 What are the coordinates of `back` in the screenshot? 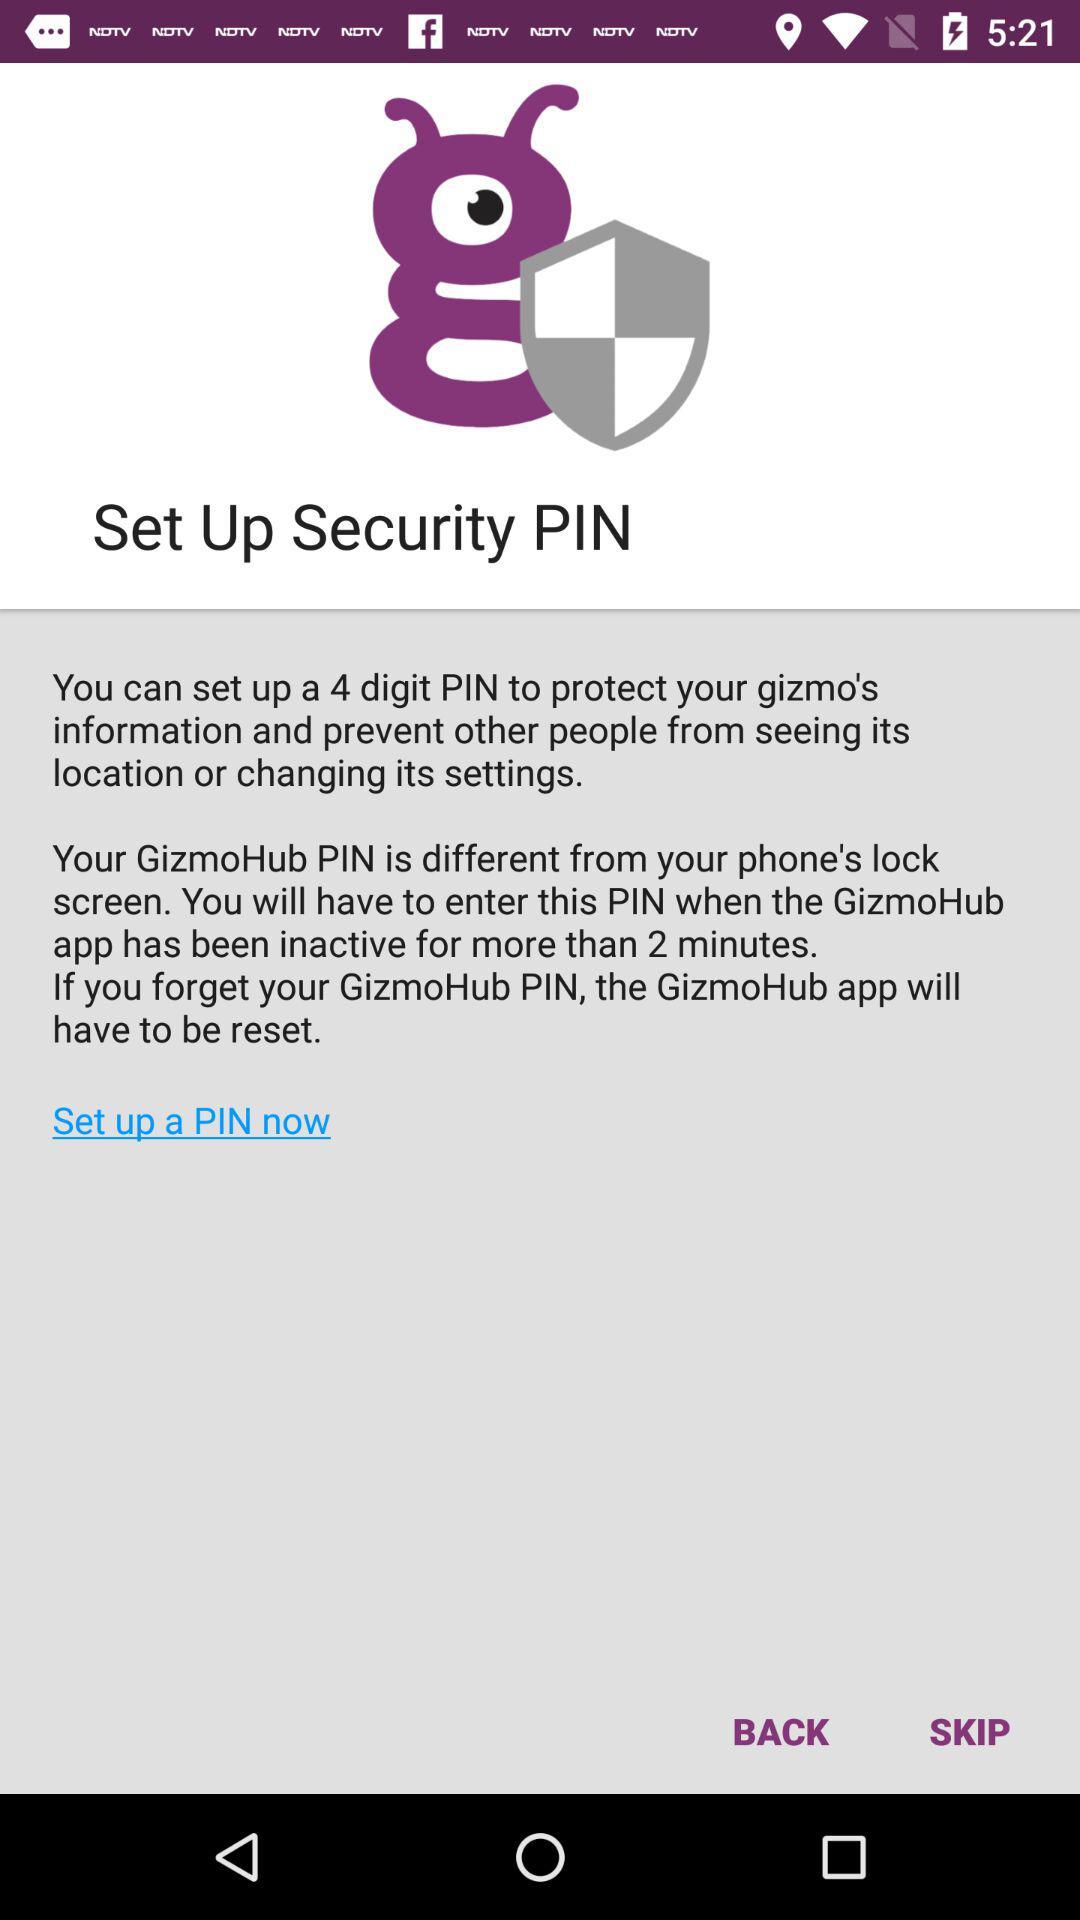 It's located at (779, 1730).